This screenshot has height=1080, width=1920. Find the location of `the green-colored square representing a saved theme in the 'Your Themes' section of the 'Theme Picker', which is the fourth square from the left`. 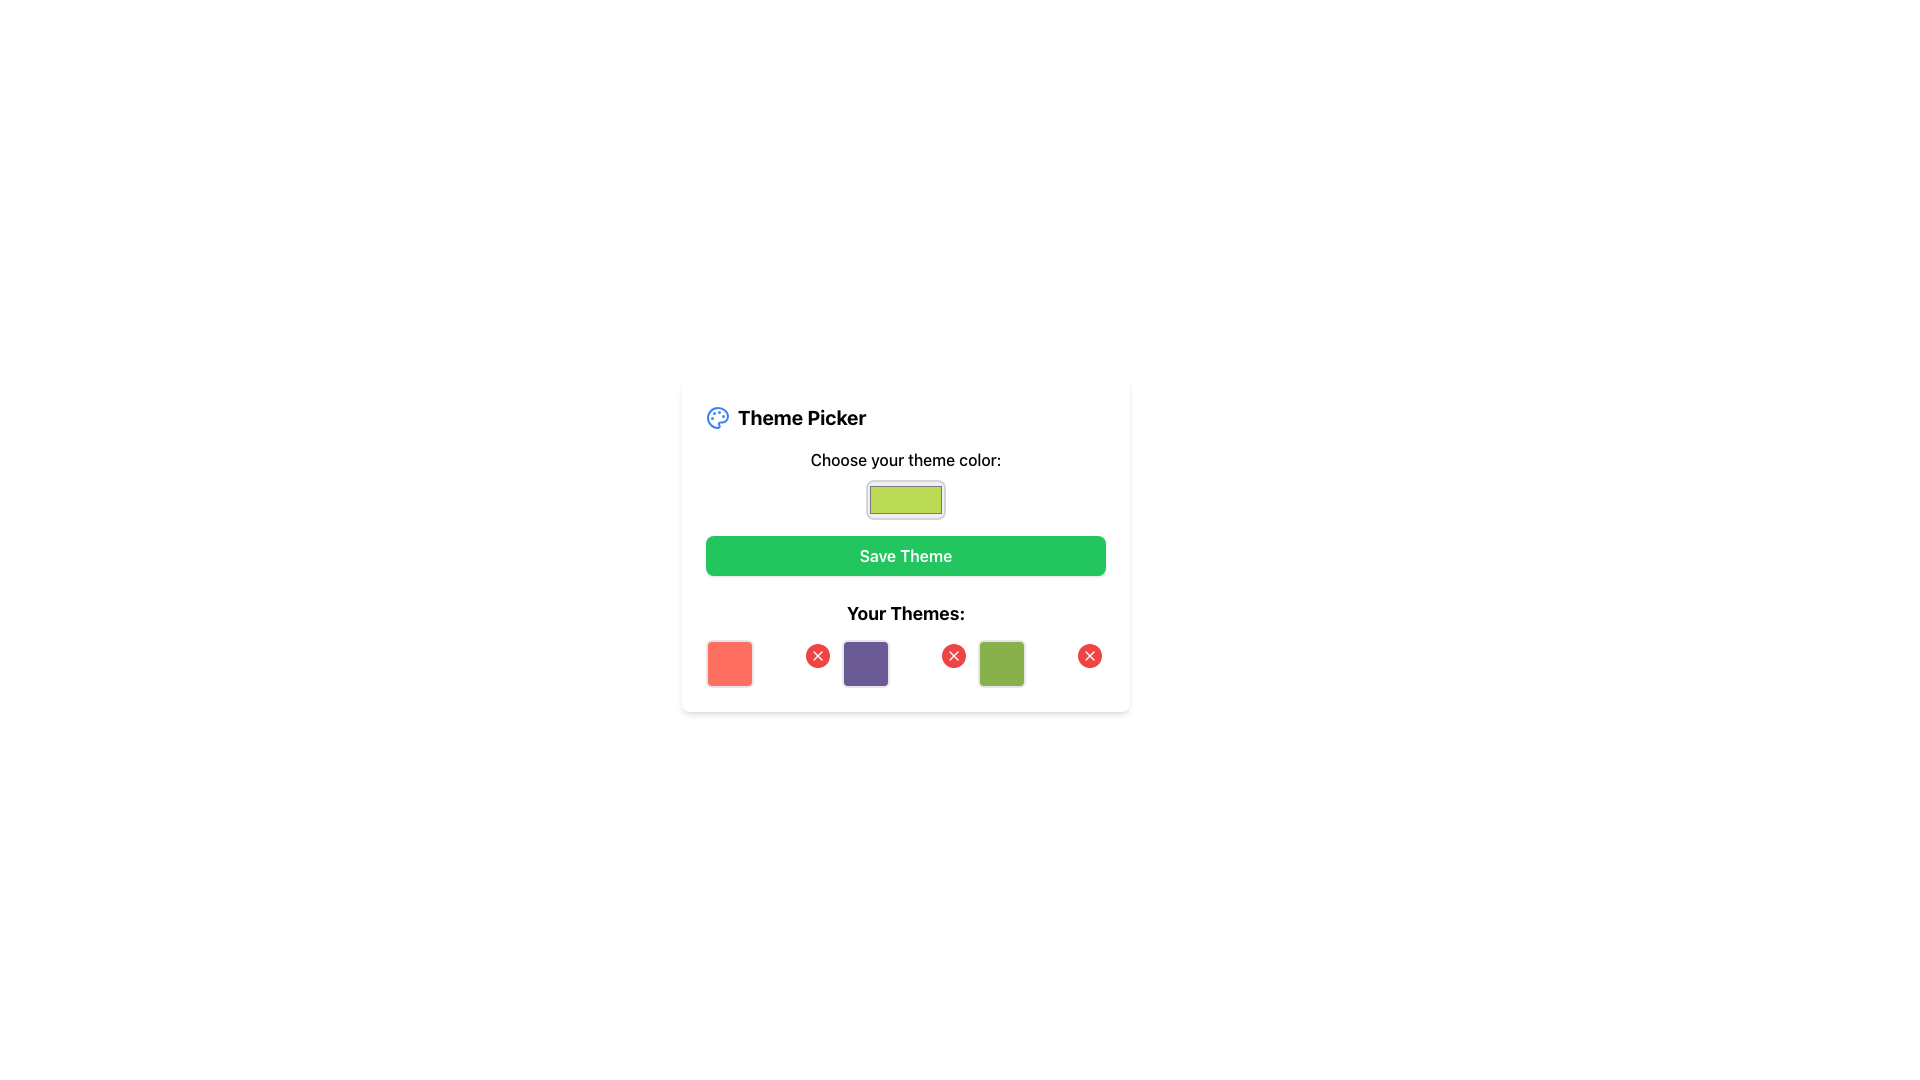

the green-colored square representing a saved theme in the 'Your Themes' section of the 'Theme Picker', which is the fourth square from the left is located at coordinates (1040, 663).